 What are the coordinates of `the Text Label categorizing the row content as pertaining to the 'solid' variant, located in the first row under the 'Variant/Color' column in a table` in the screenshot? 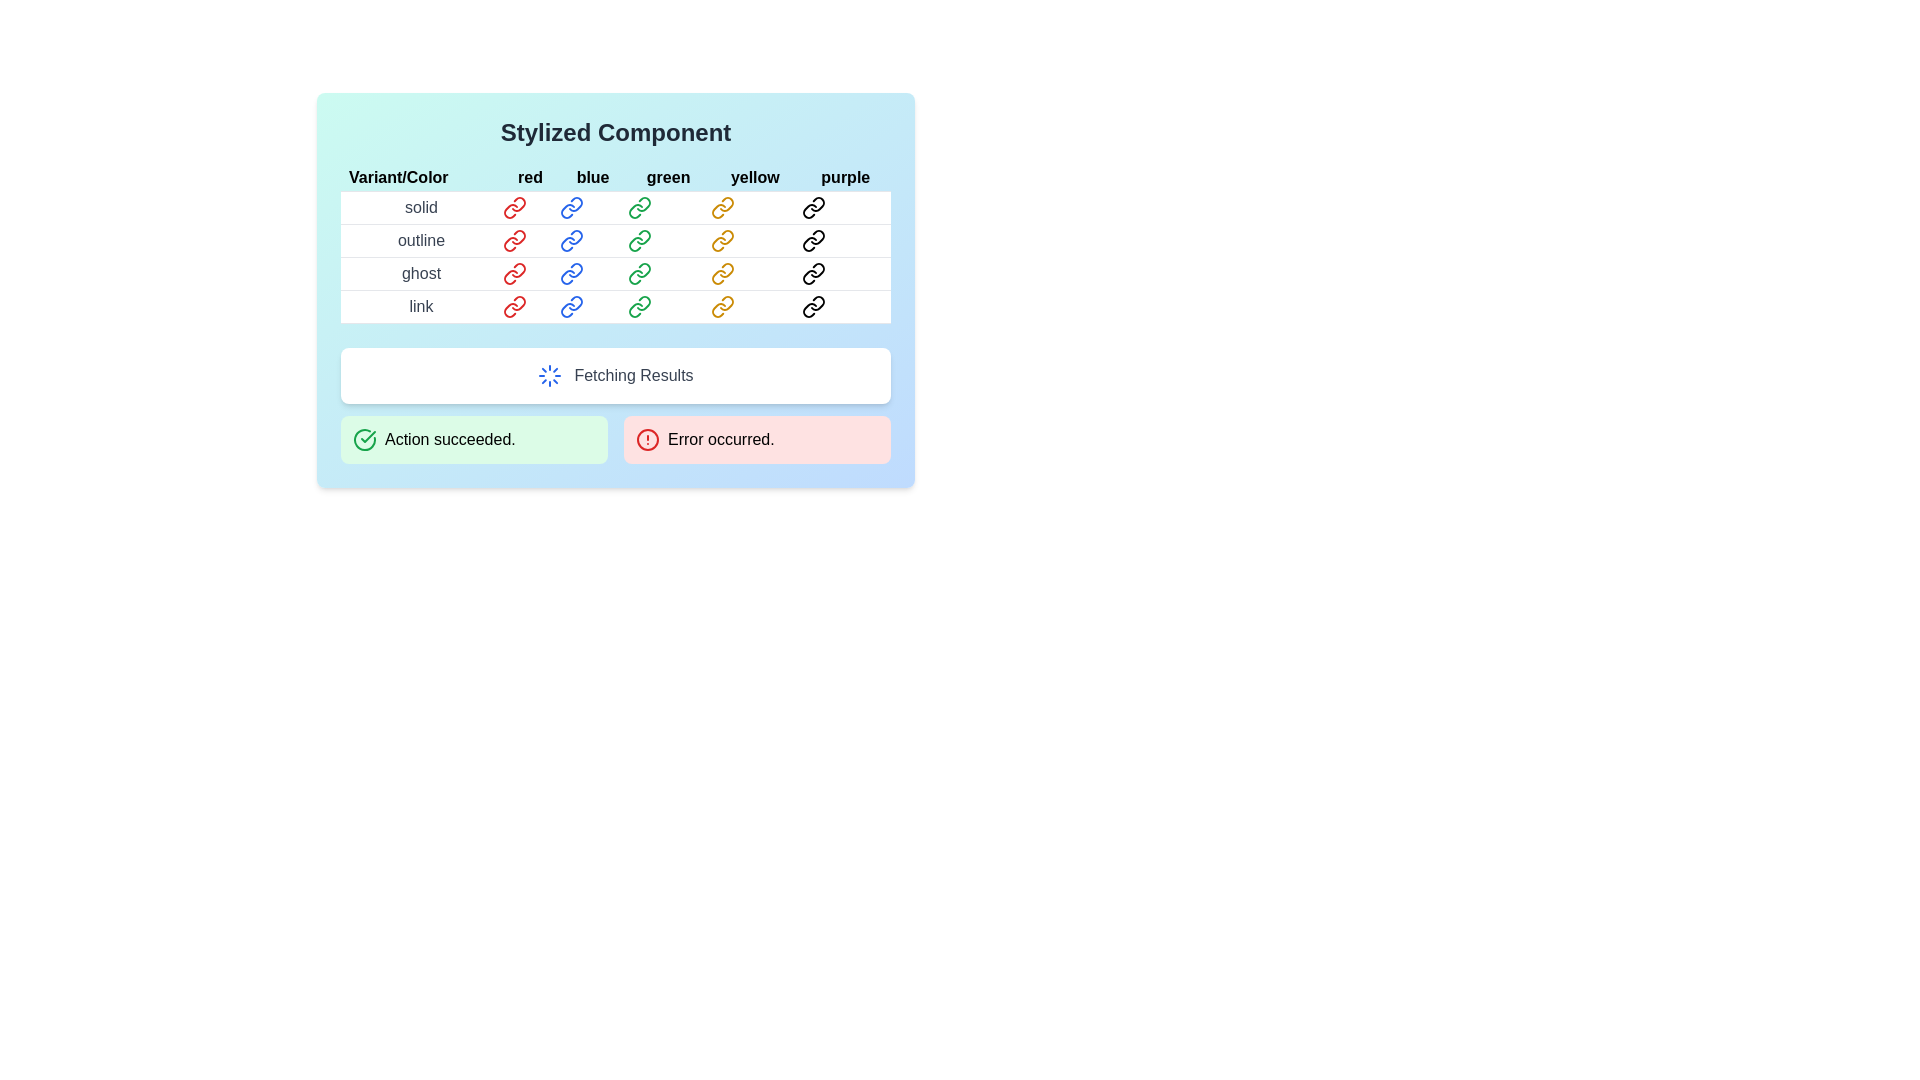 It's located at (420, 208).